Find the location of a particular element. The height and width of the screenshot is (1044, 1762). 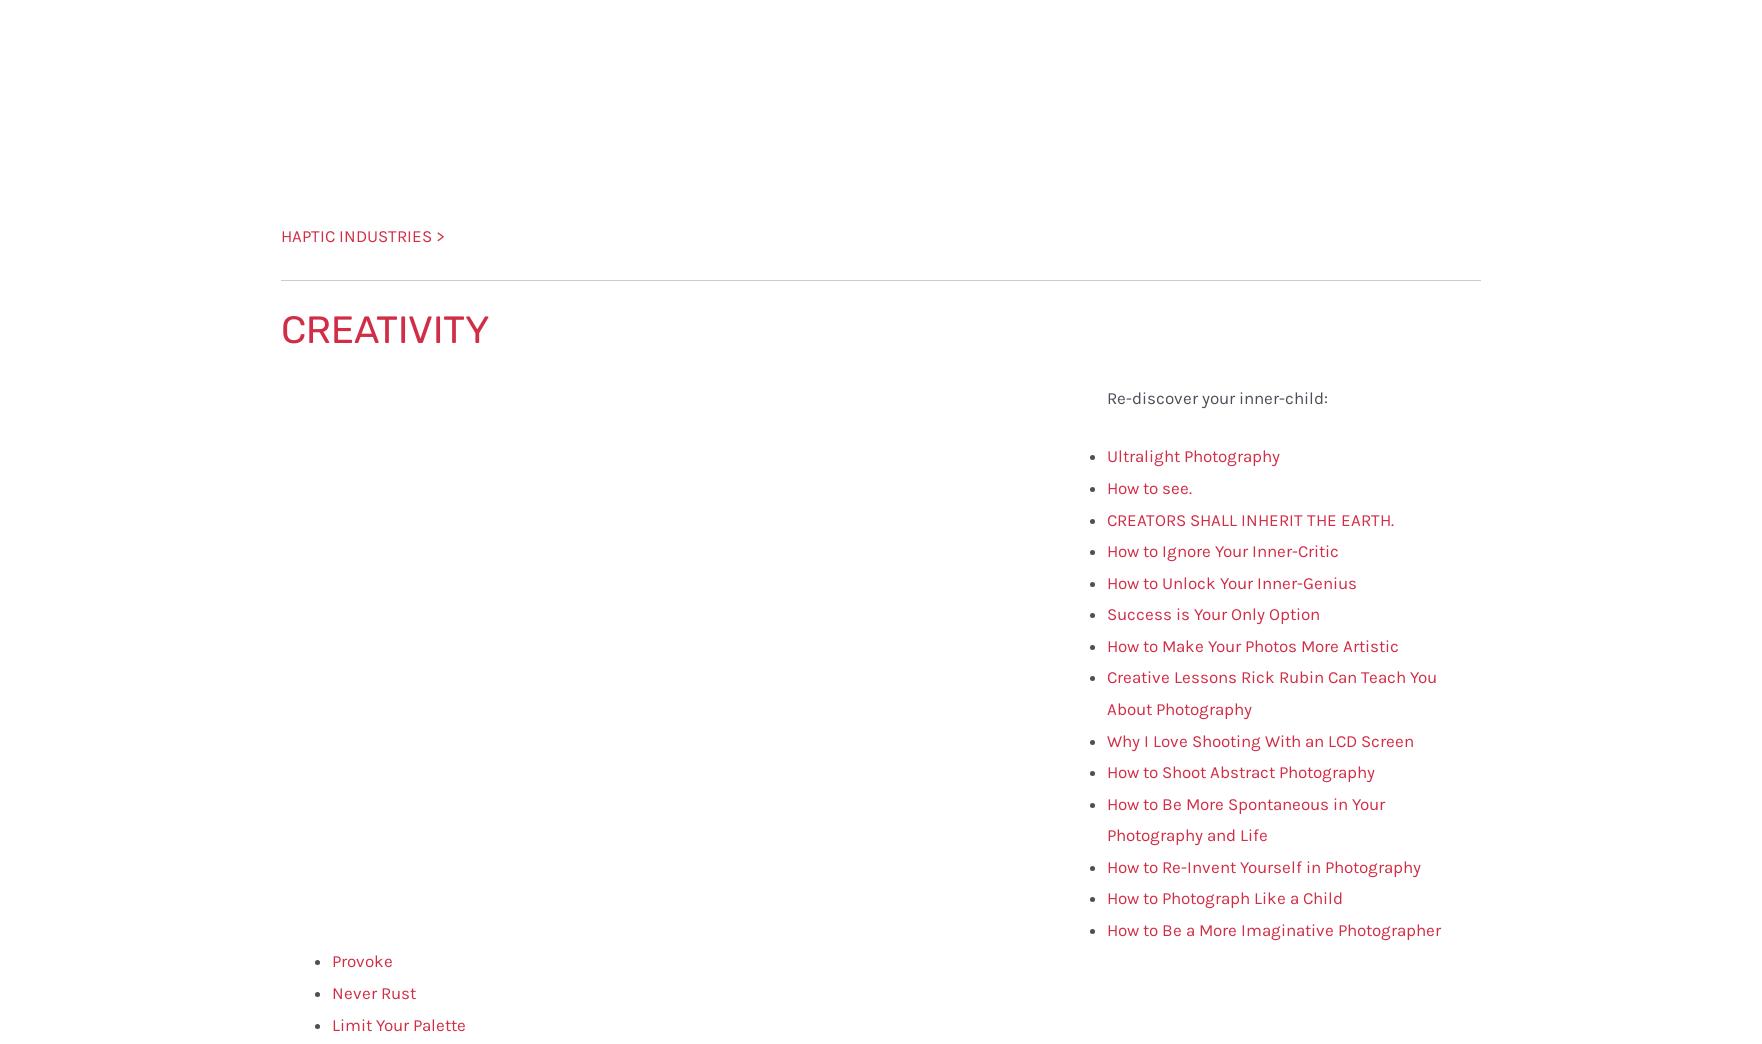

'How to Make Your Photos More Artistic' is located at coordinates (1106, 644).